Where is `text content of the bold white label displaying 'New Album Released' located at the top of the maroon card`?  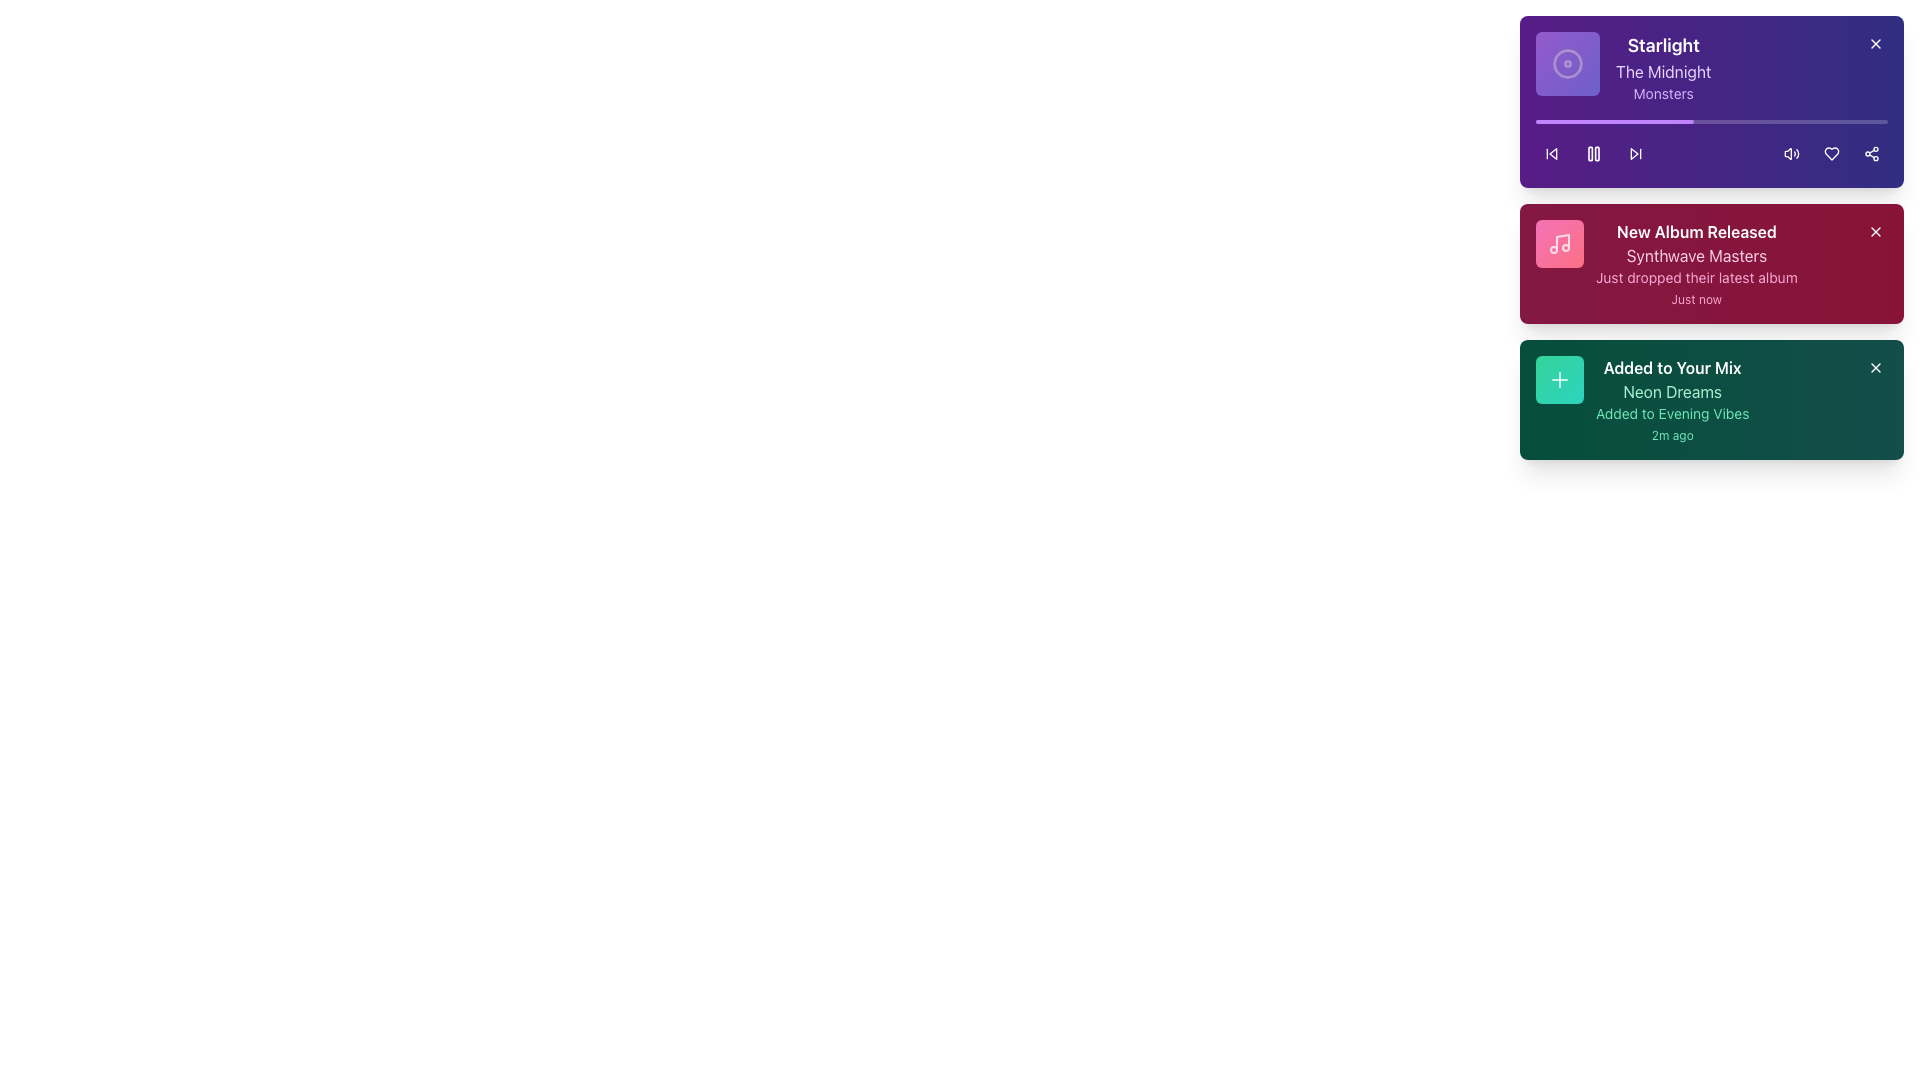
text content of the bold white label displaying 'New Album Released' located at the top of the maroon card is located at coordinates (1695, 230).